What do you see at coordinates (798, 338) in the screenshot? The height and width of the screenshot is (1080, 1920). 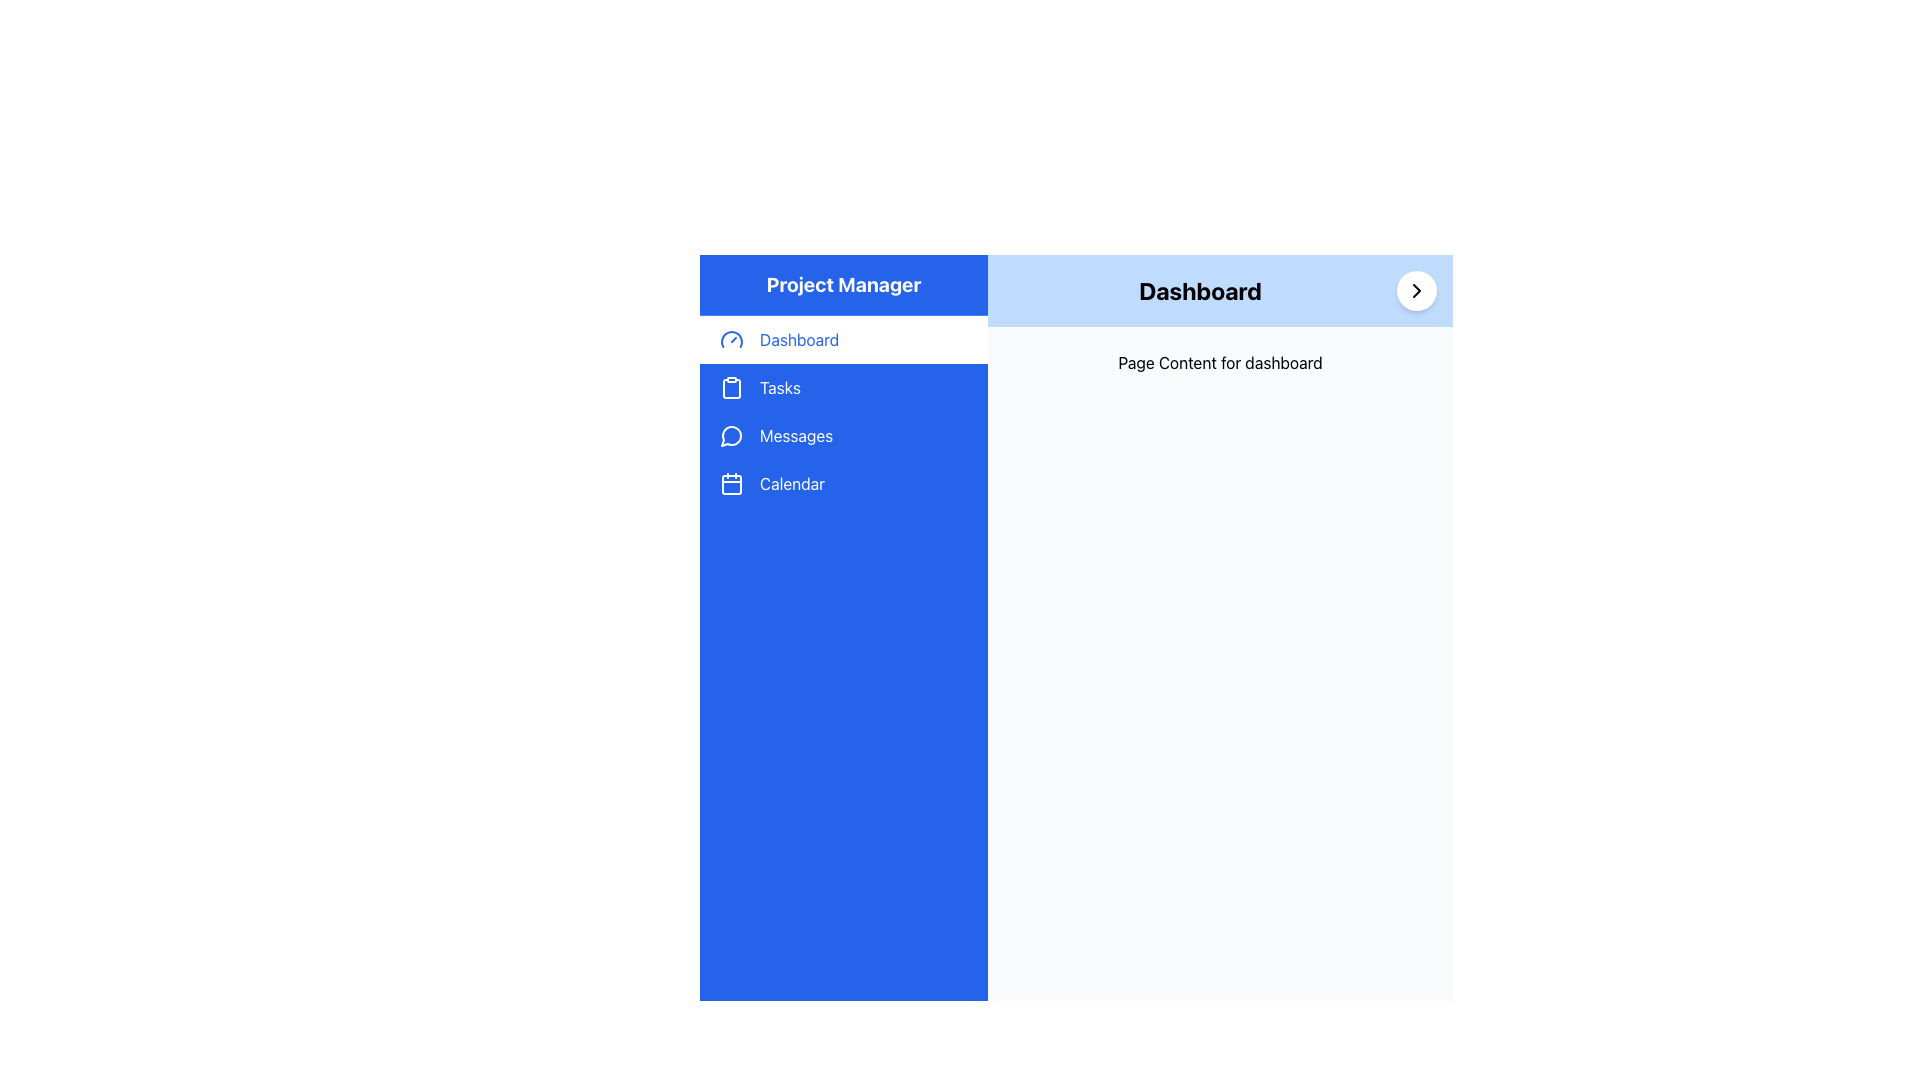 I see `the navigation link text located in the left-hand navigation menu directly below the 'Project Manager' header, which redirects to the dashboard view` at bounding box center [798, 338].